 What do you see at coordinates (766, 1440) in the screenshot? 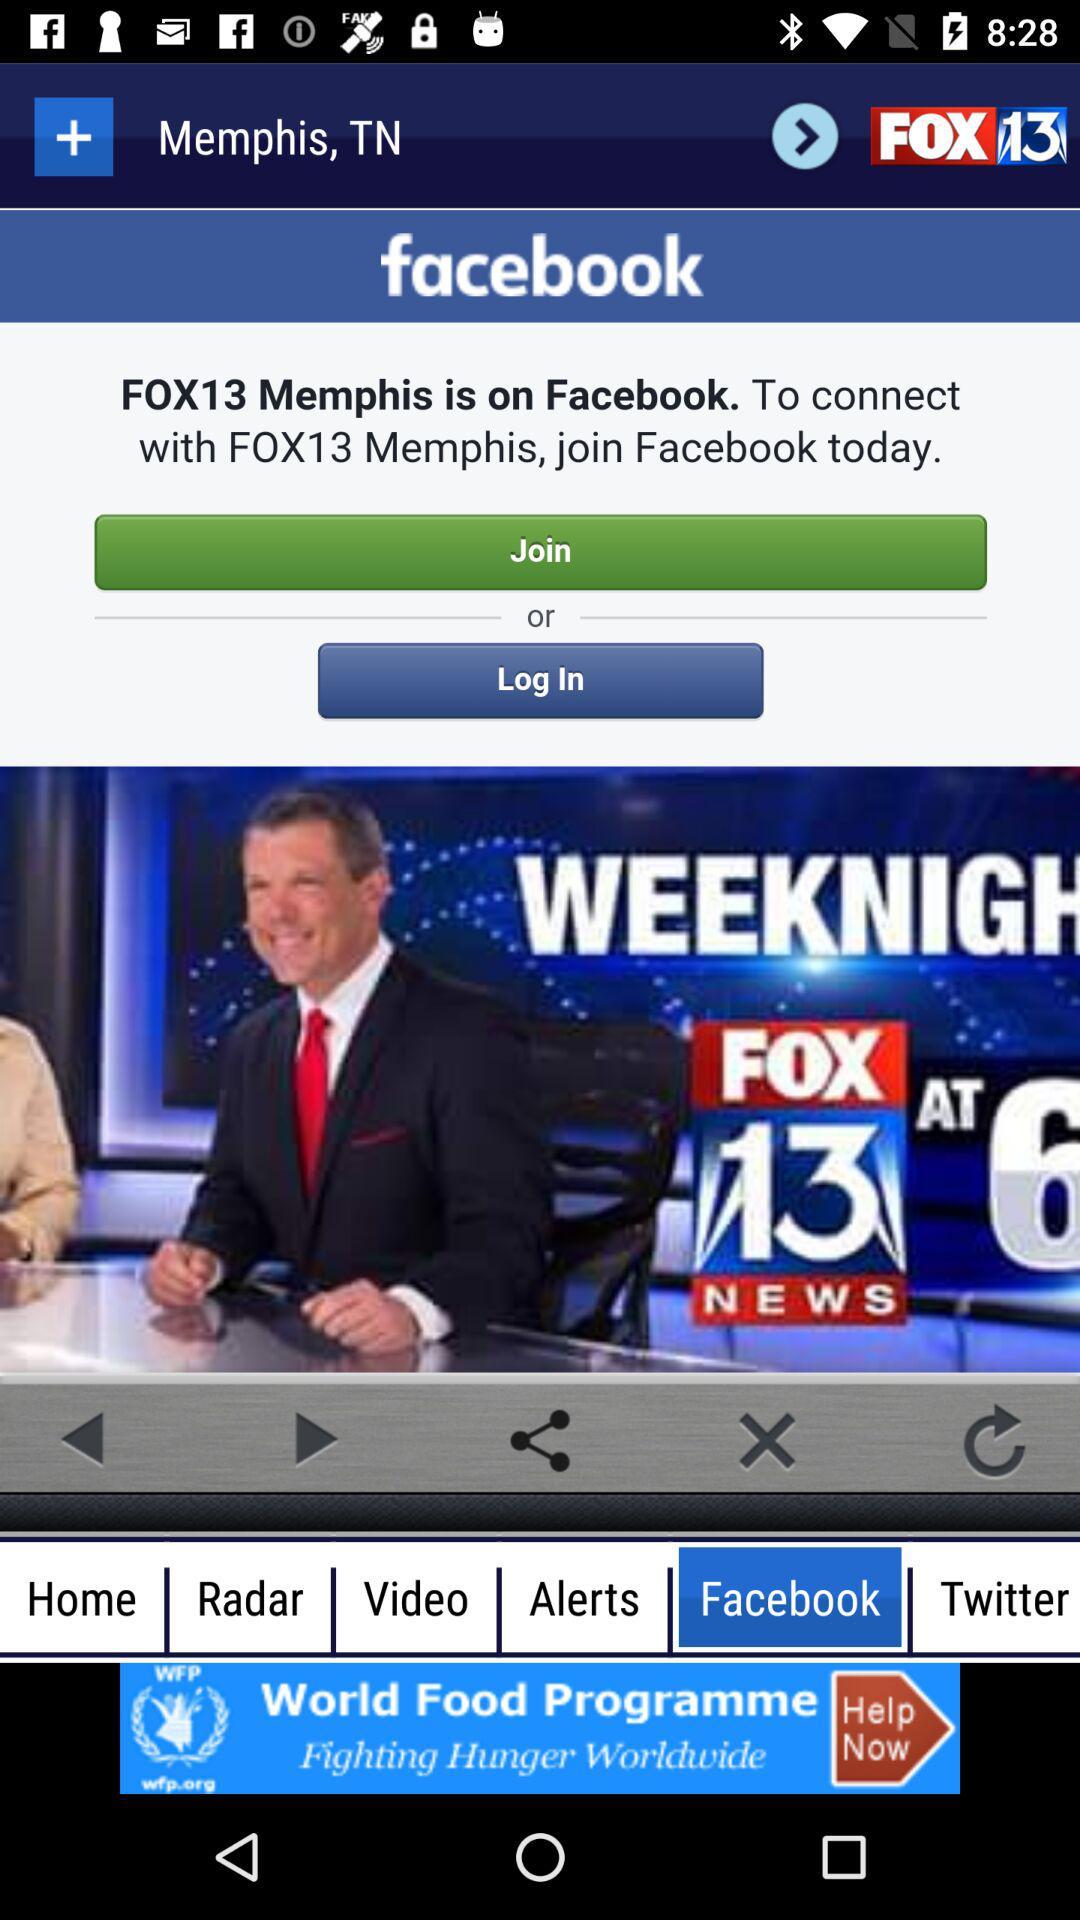
I see `the close icon` at bounding box center [766, 1440].